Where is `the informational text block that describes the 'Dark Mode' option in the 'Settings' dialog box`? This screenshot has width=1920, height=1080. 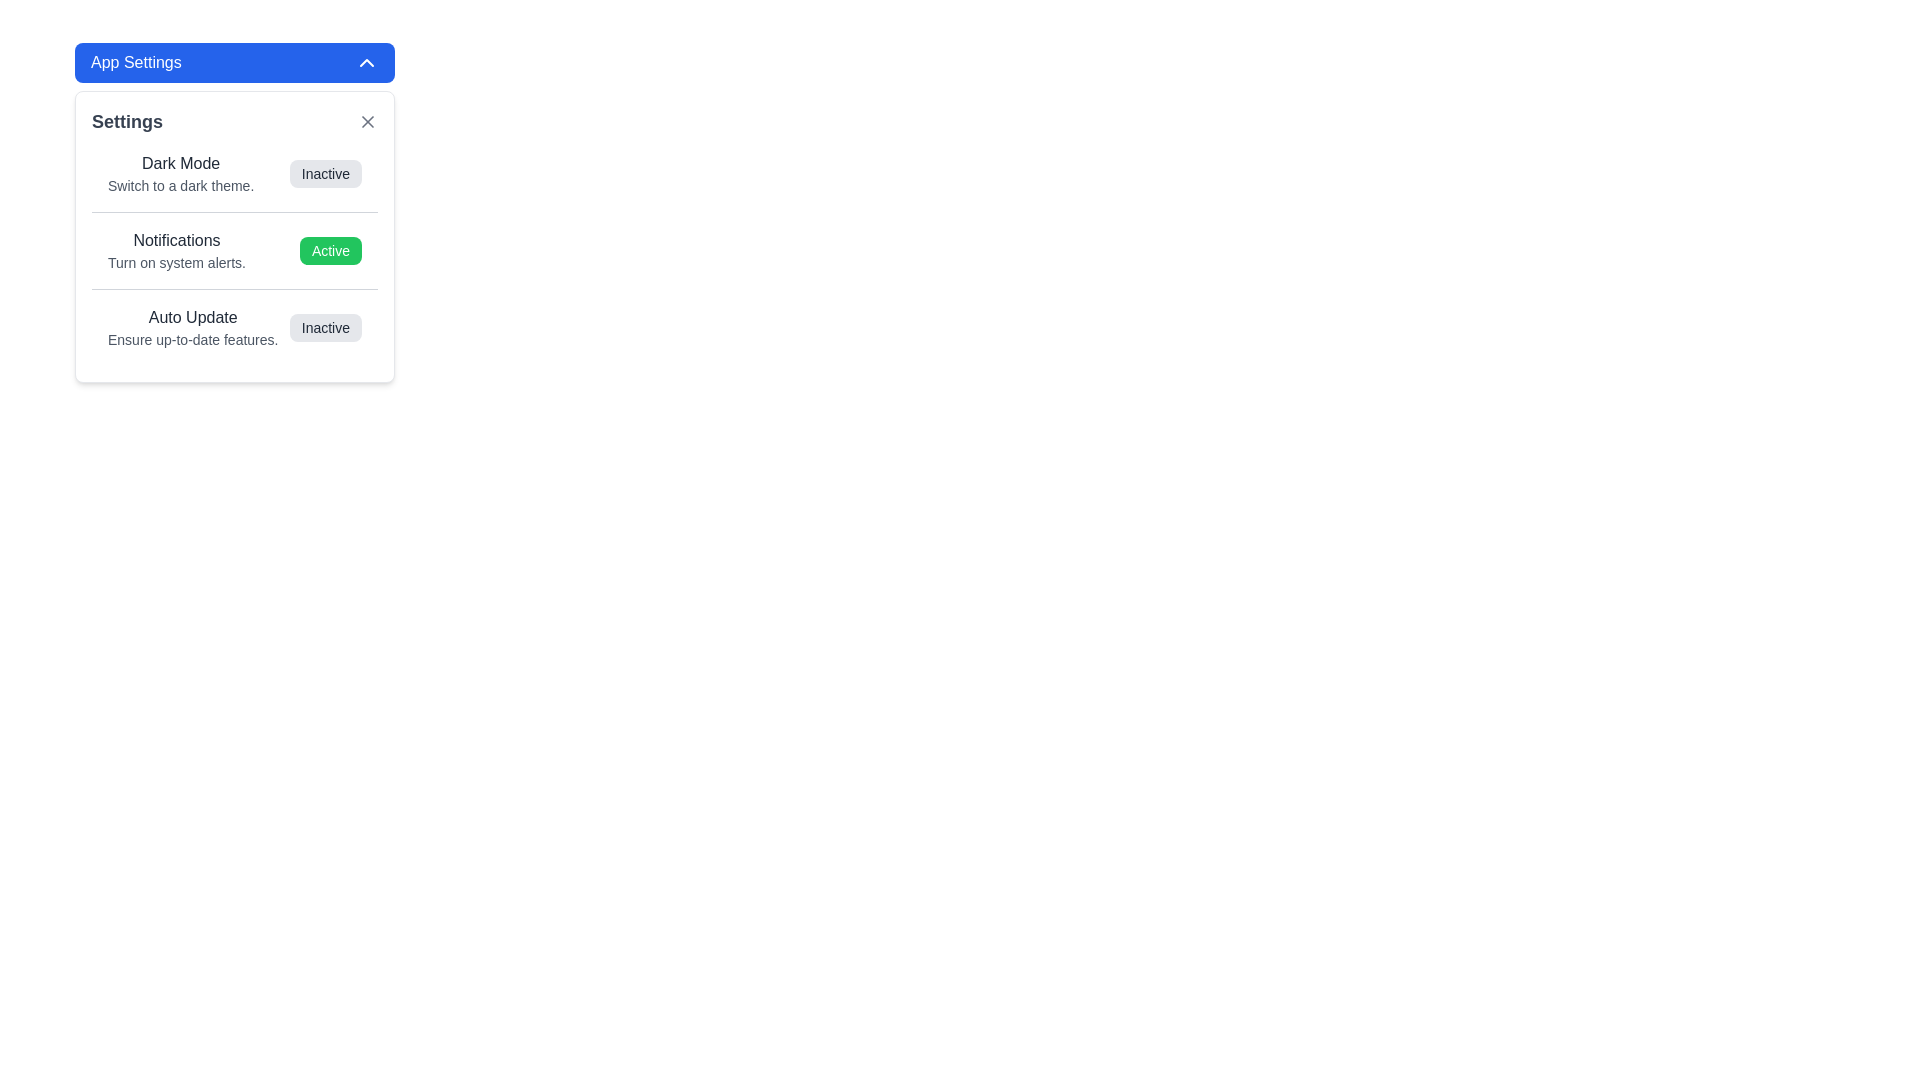 the informational text block that describes the 'Dark Mode' option in the 'Settings' dialog box is located at coordinates (181, 172).